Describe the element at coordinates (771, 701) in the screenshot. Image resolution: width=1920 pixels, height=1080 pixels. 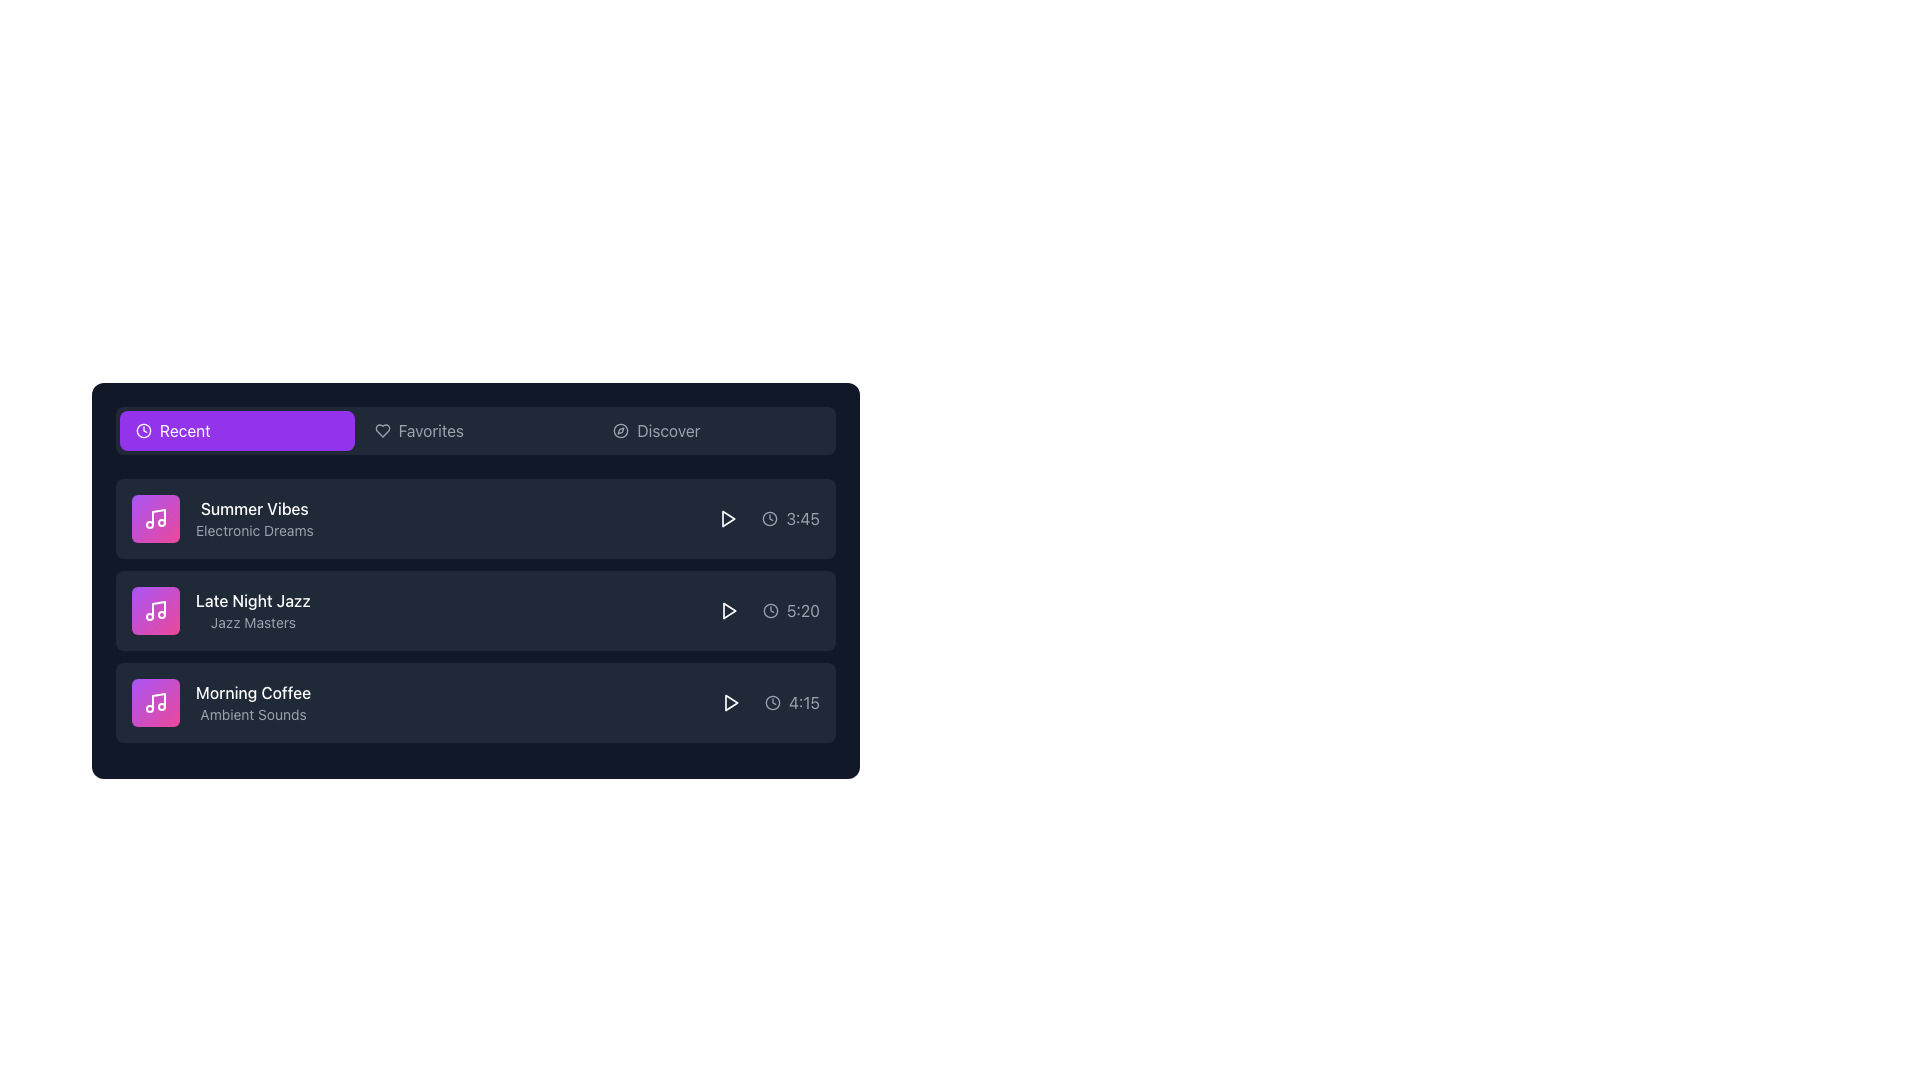
I see `the SVG Circle representing part of a clock face located at the bottom right corner of the interface near the clock icon adjacent to the time value '4:15'` at that location.